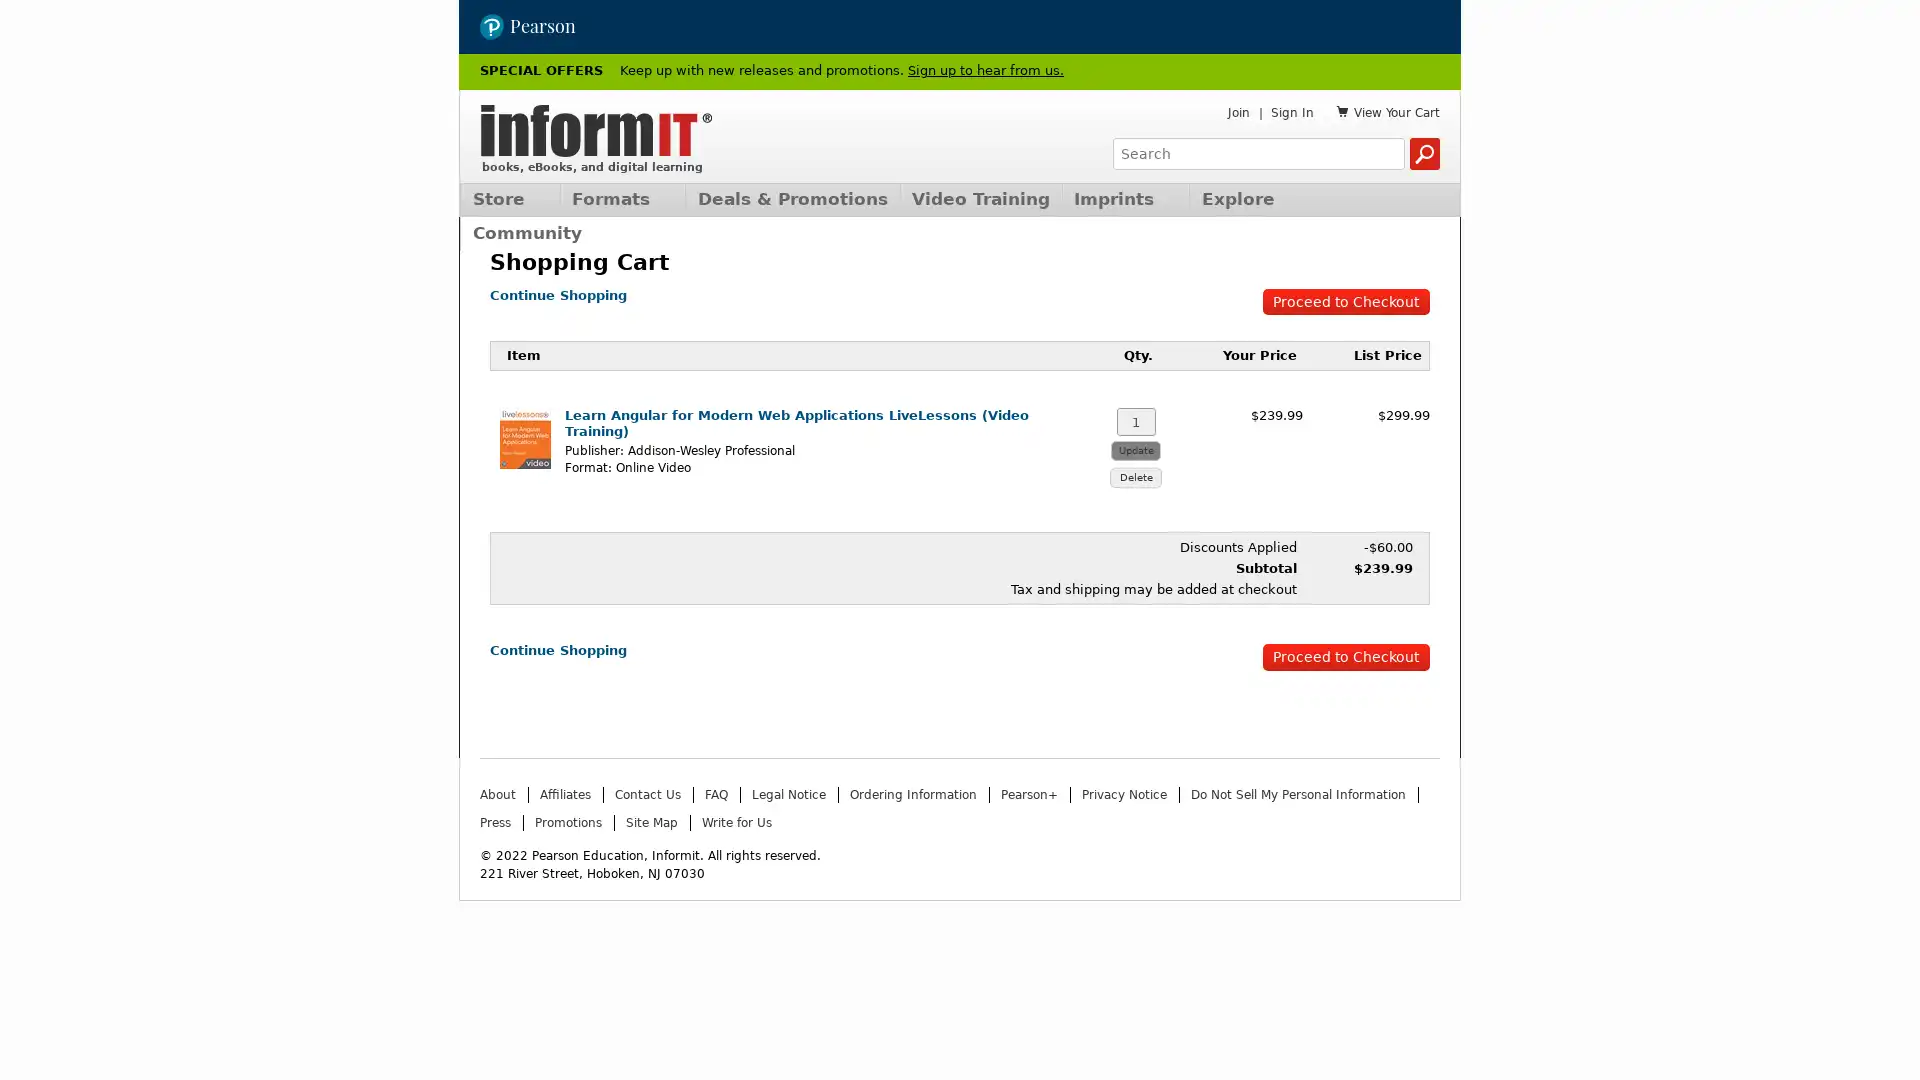  What do you see at coordinates (1345, 299) in the screenshot?
I see `Proceed to Checkout` at bounding box center [1345, 299].